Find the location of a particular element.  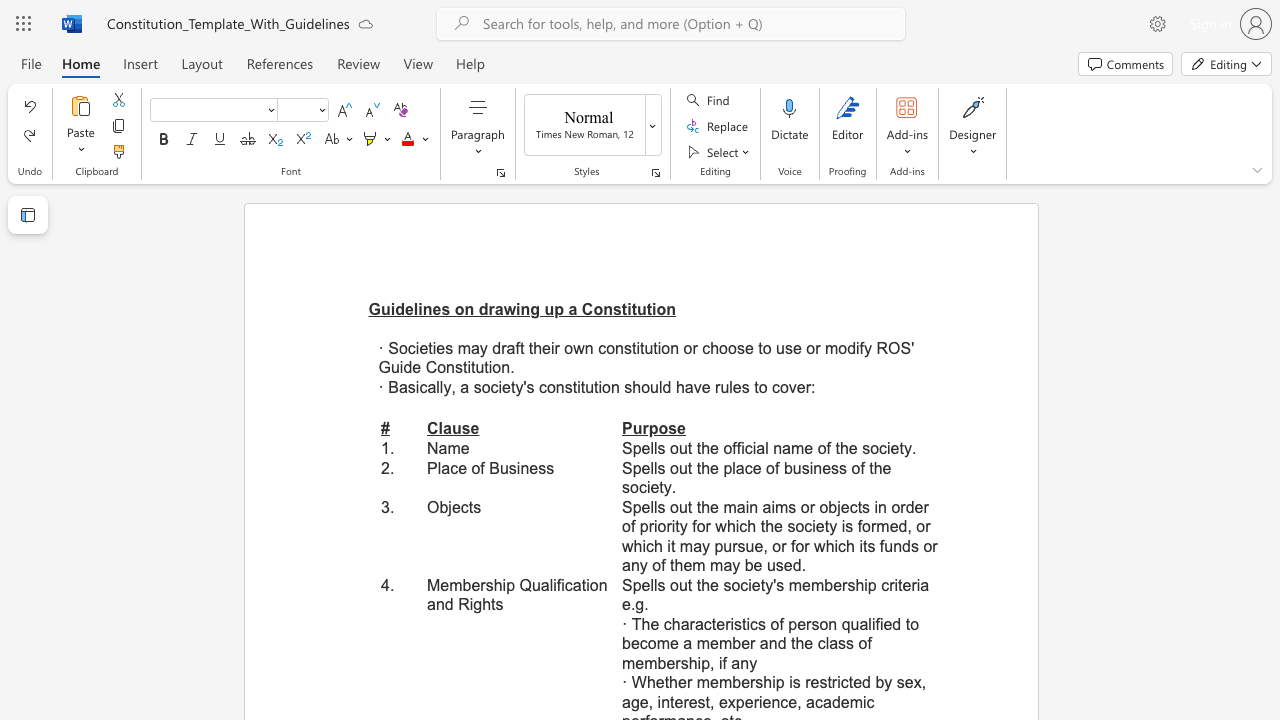

the 2th character "u" in the text is located at coordinates (654, 387).